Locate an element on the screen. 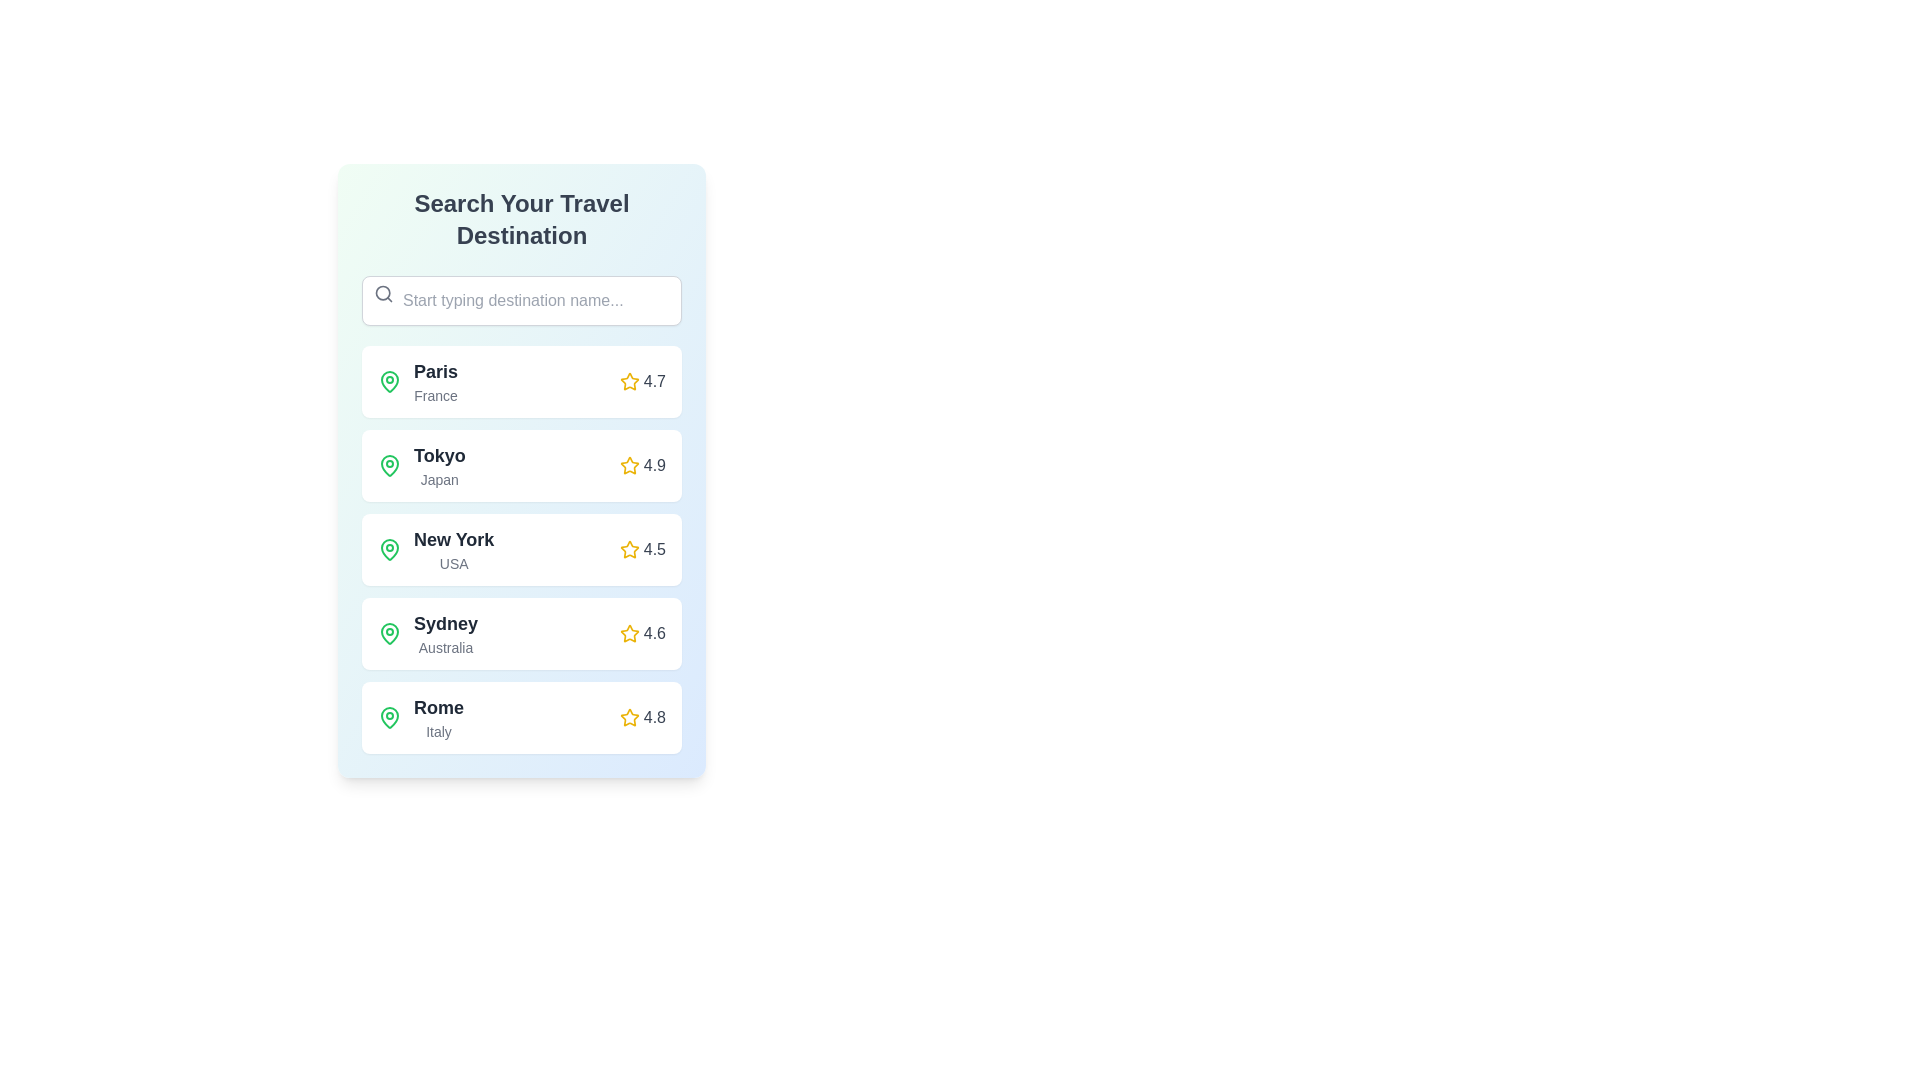 The height and width of the screenshot is (1080, 1920). the decorative star rating icon located inside the first list item, adjacent to the text 'Paris' and the rating value 4.7 is located at coordinates (628, 381).